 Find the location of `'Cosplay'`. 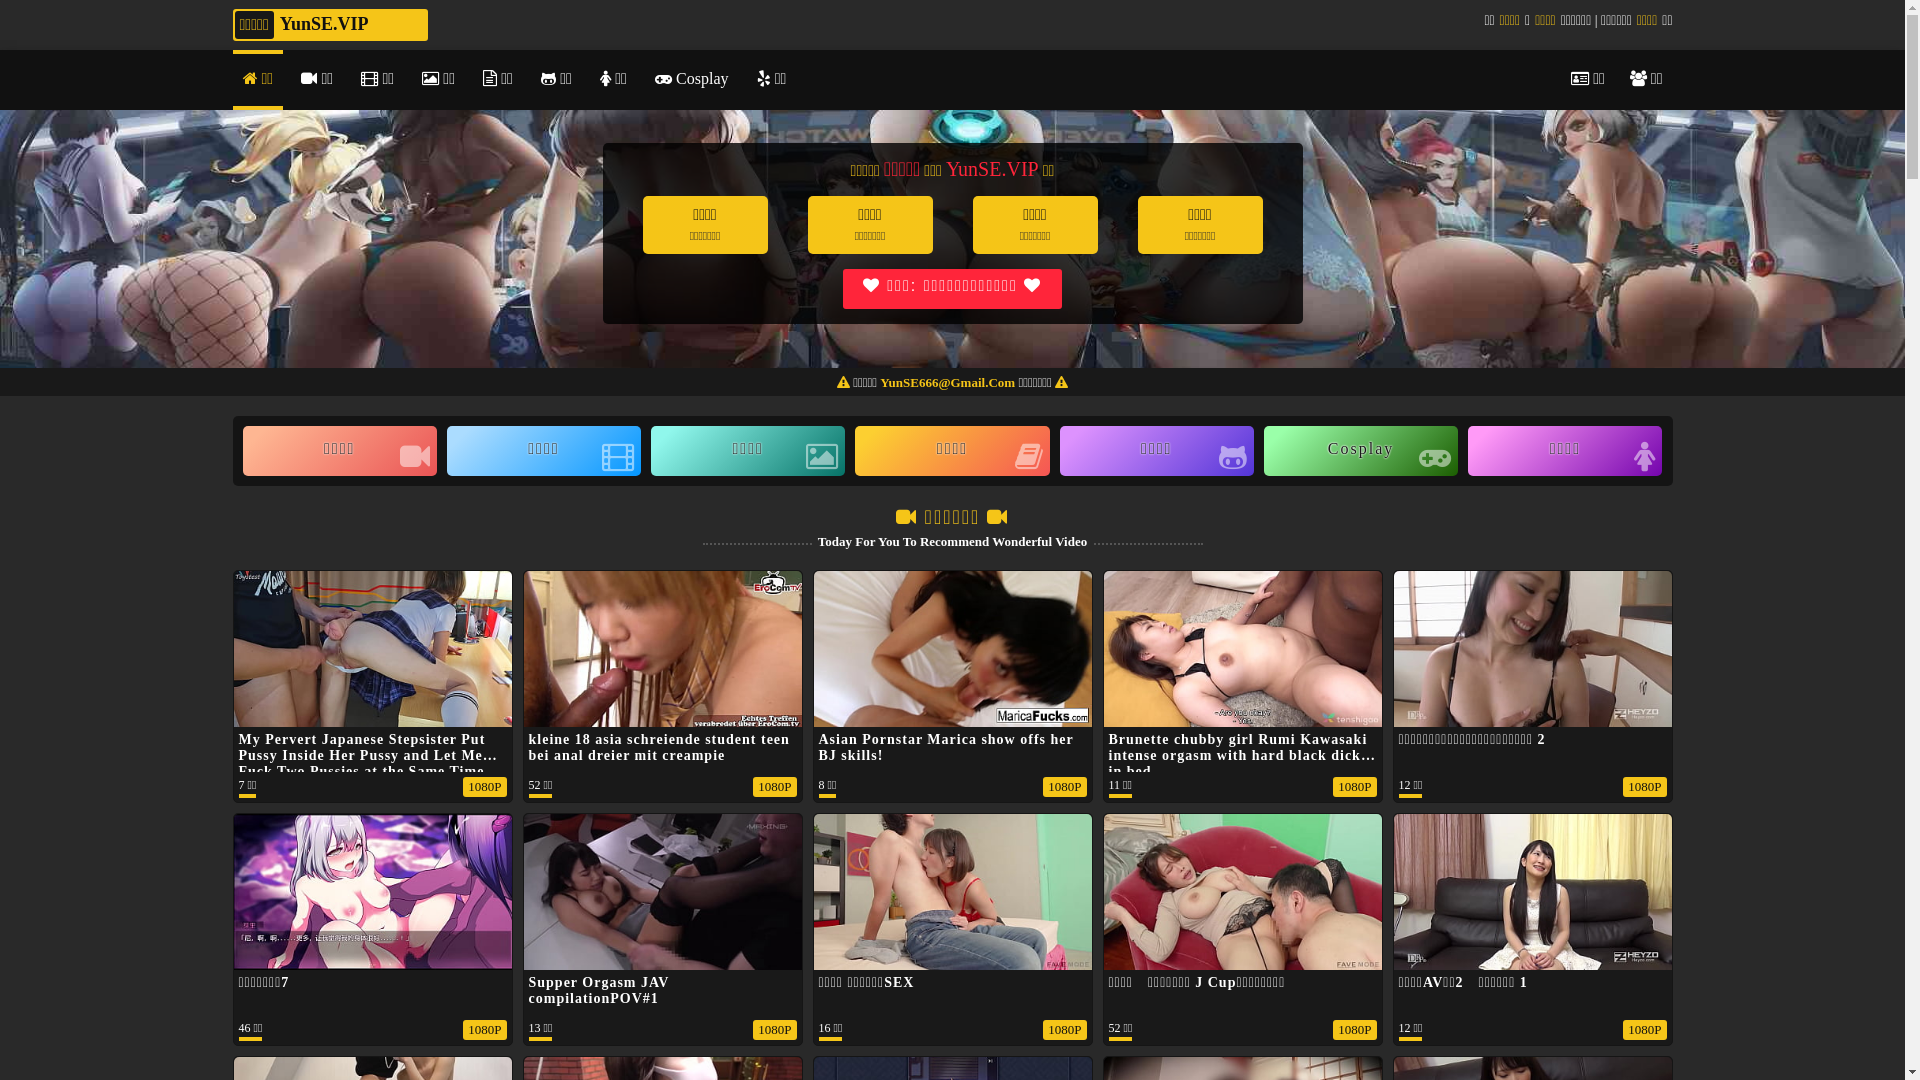

'Cosplay' is located at coordinates (1360, 451).